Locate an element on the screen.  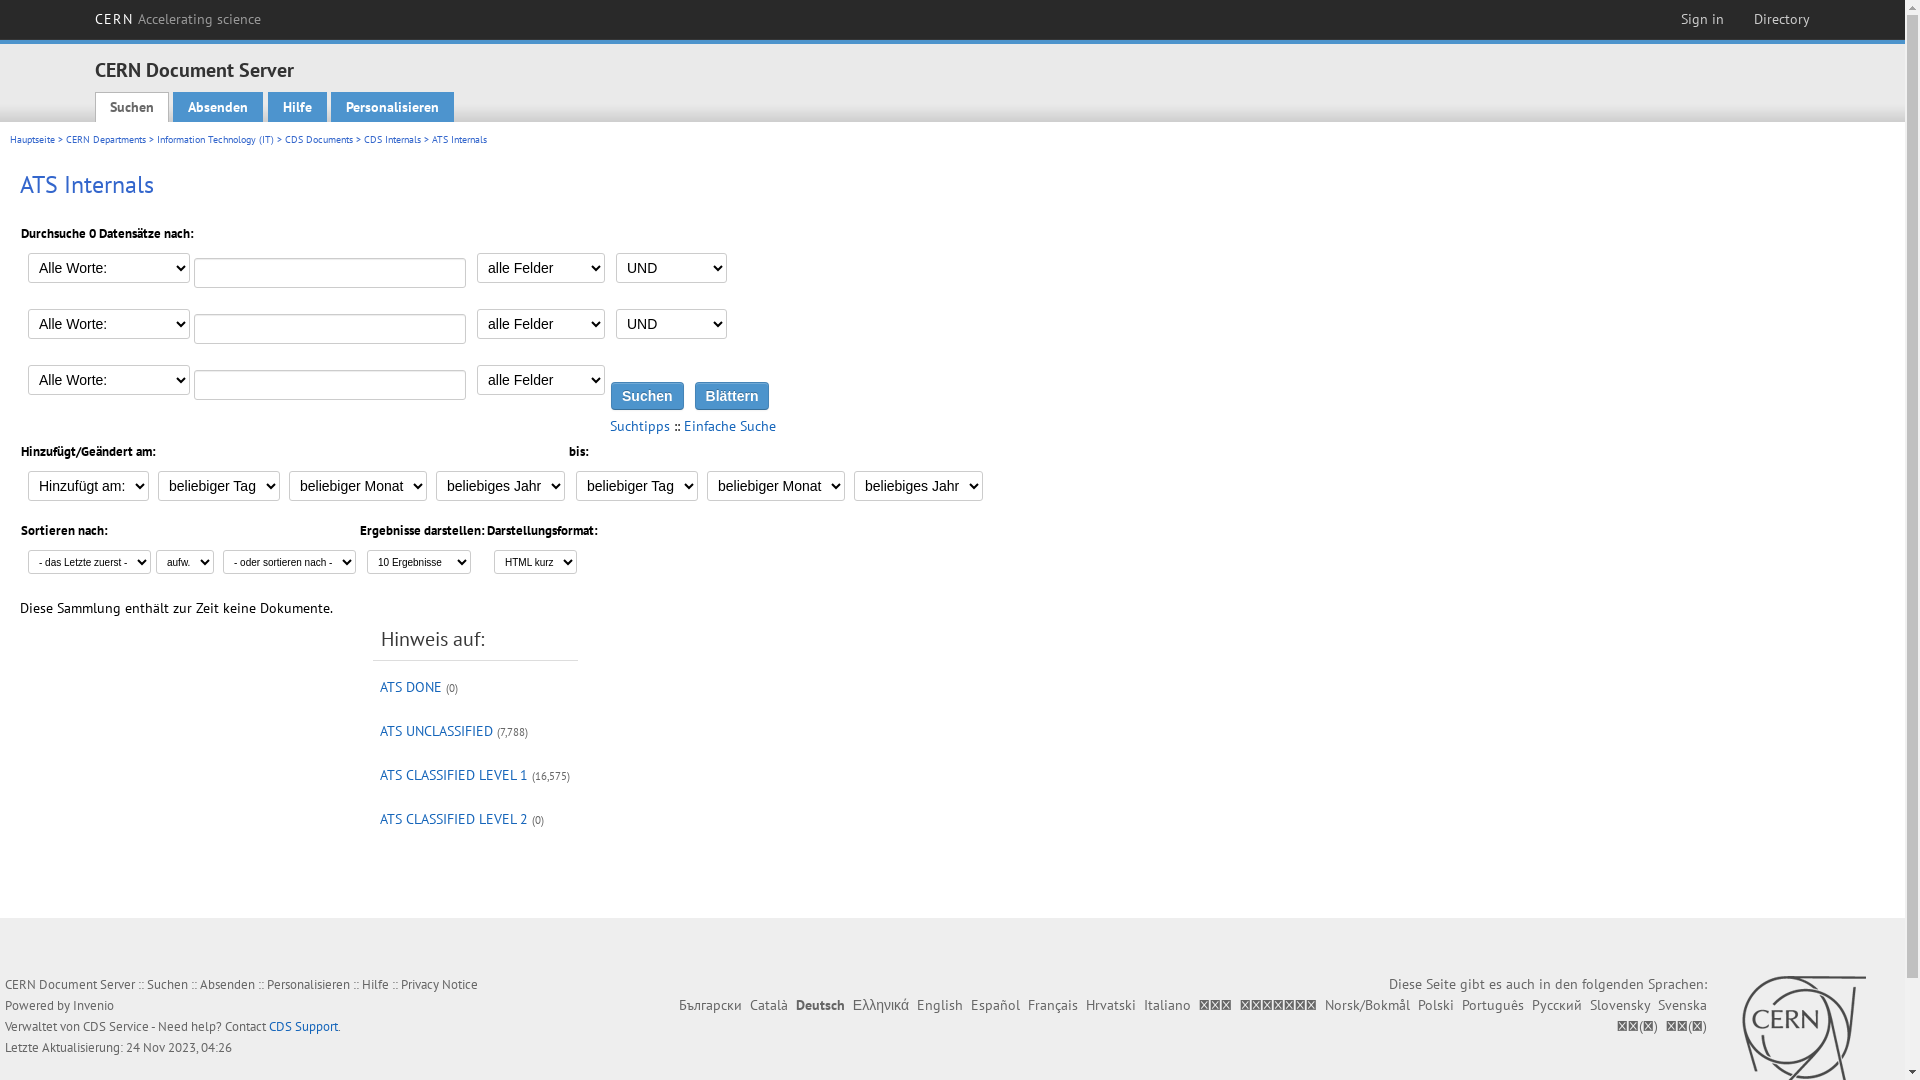
'CDS Support' is located at coordinates (302, 1026).